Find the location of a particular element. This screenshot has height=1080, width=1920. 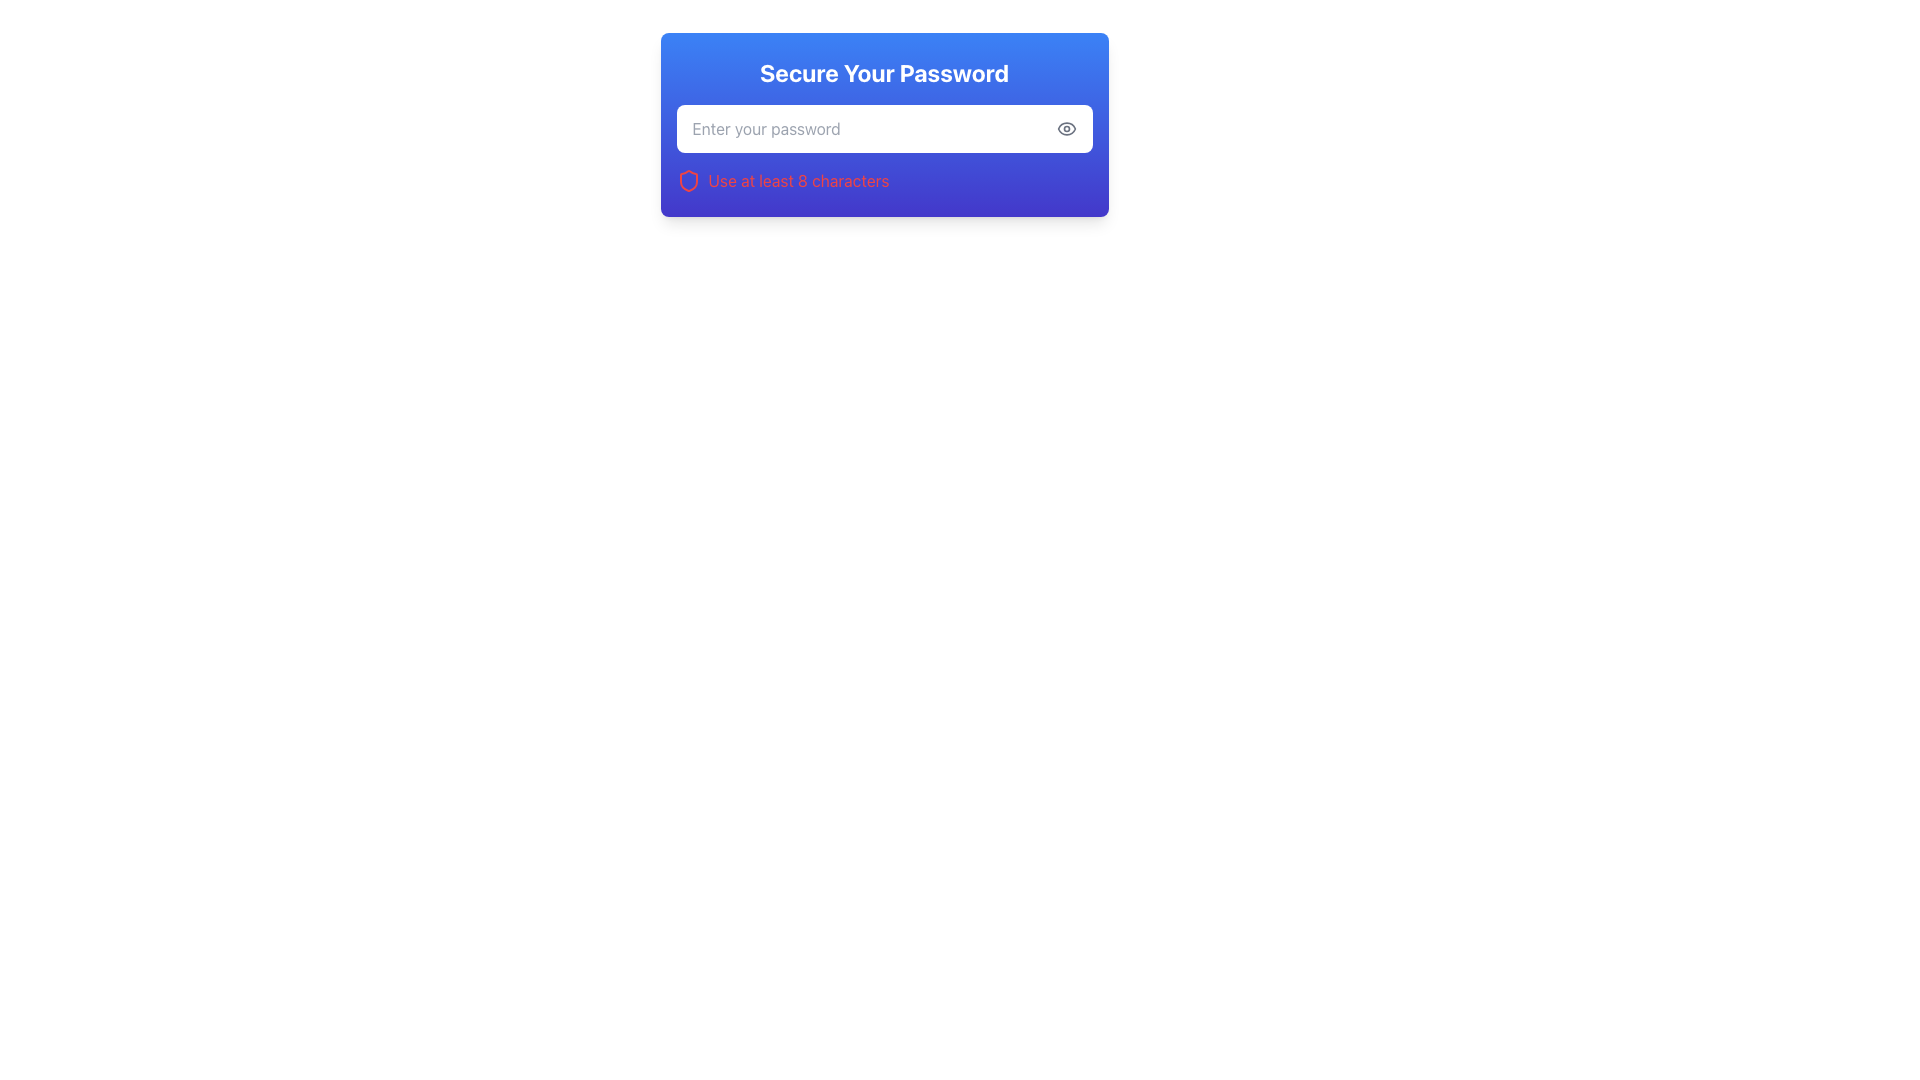

the text label that indicates a requirement for at least 8 characters for the password entry, located beneath the password input field and aligned with the red shield icon is located at coordinates (797, 181).